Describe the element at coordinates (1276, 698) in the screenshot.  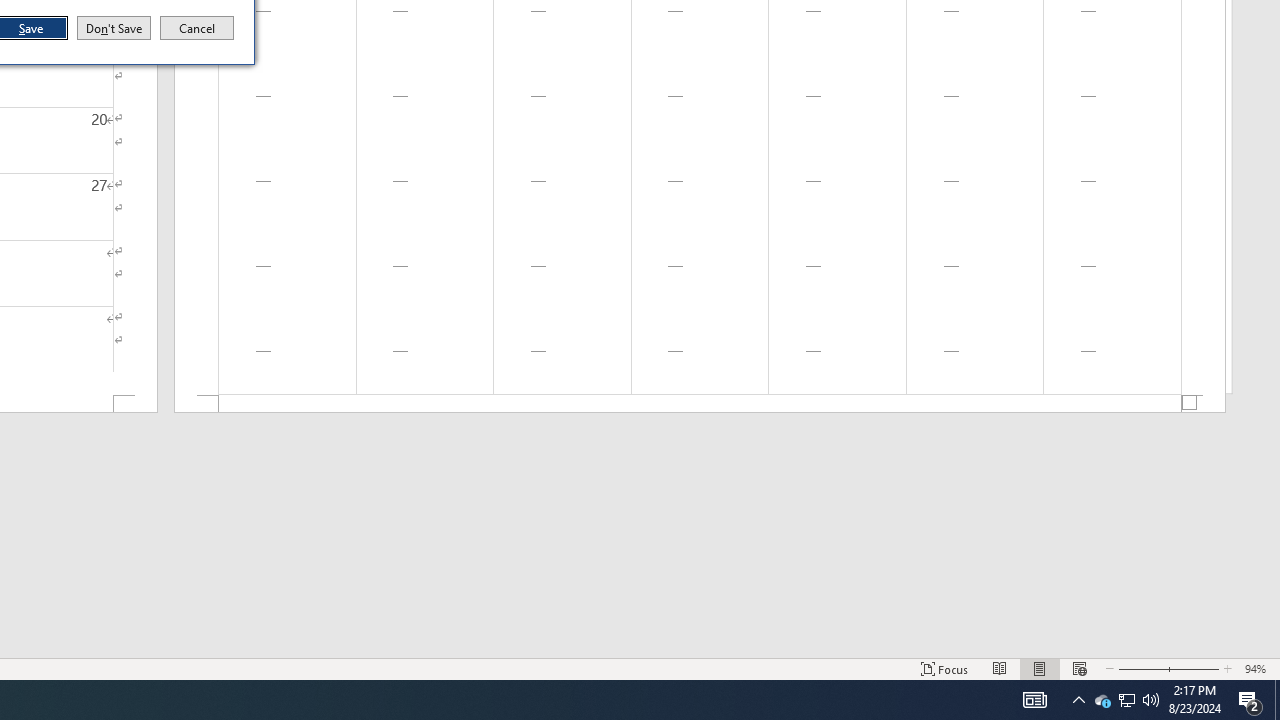
I see `'Show desktop'` at that location.